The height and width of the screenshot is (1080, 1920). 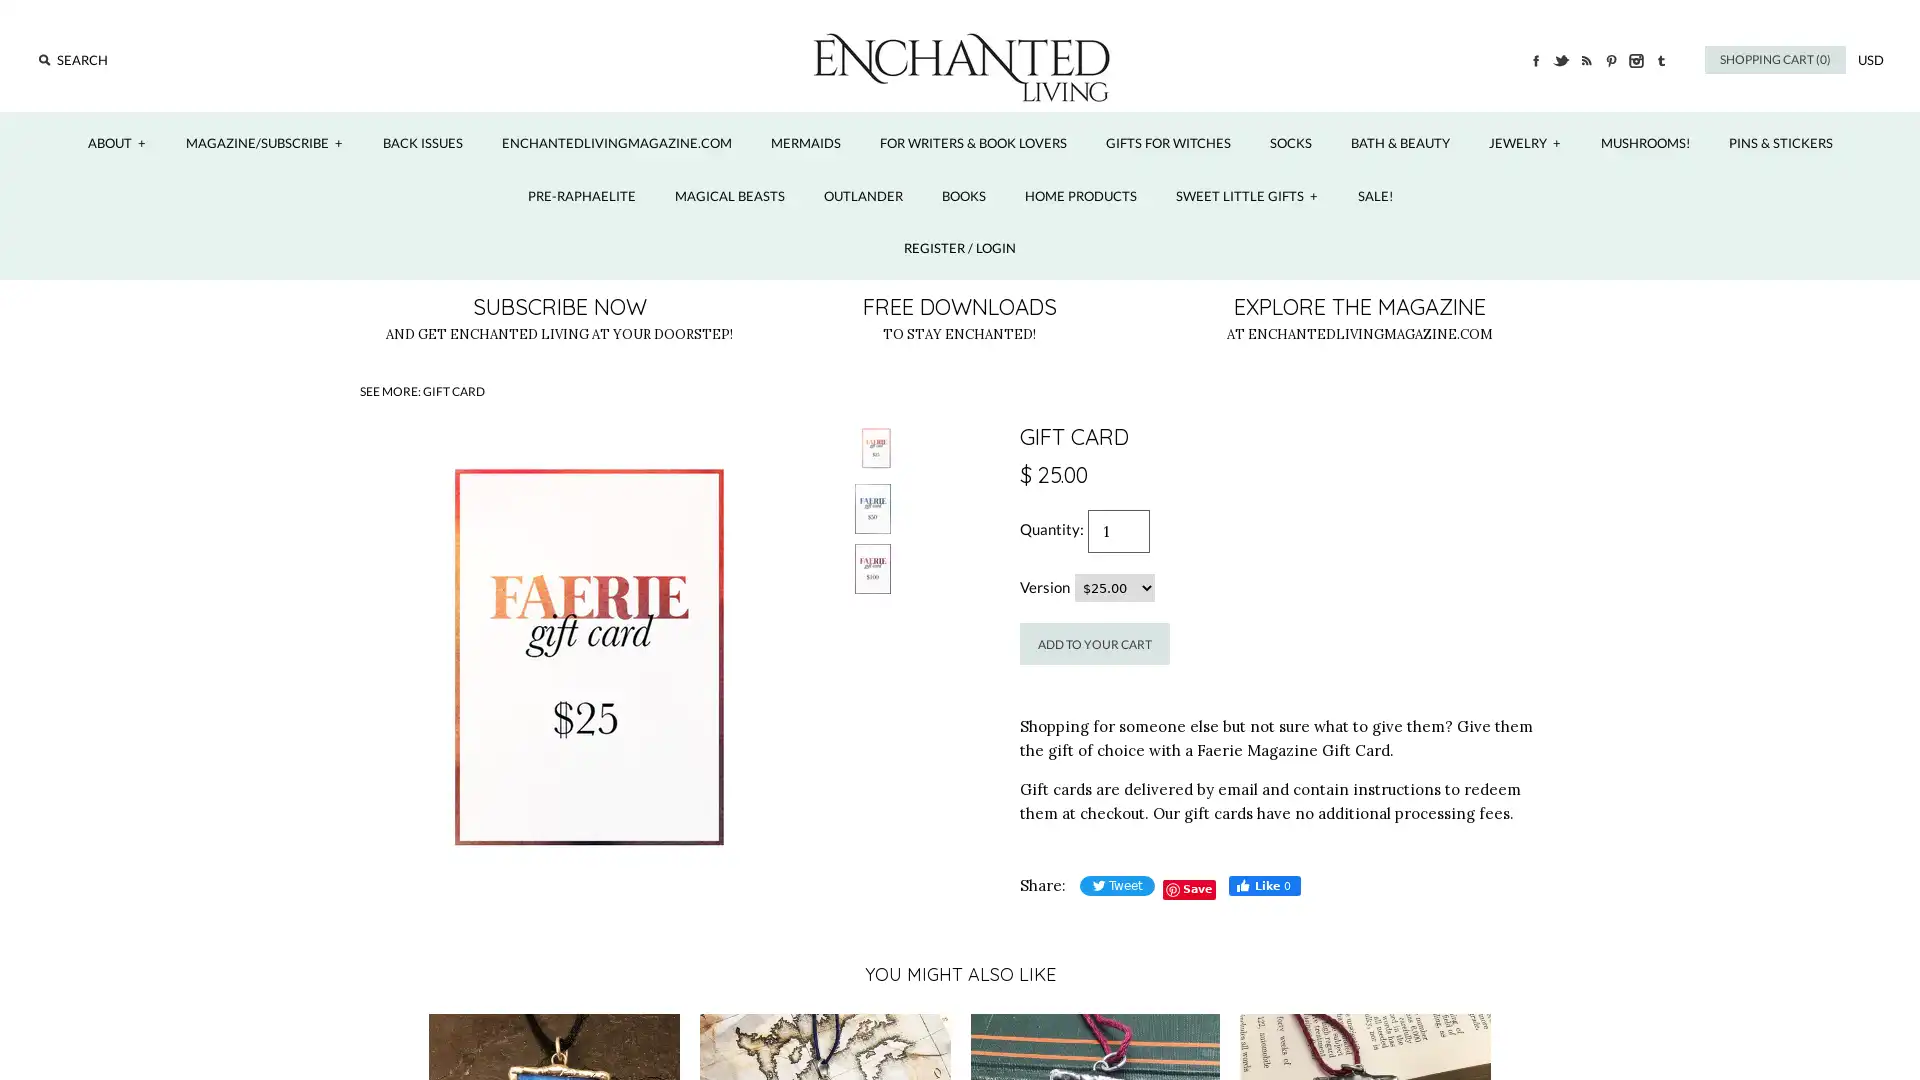 I want to click on Add to Your Cart, so click(x=1093, y=644).